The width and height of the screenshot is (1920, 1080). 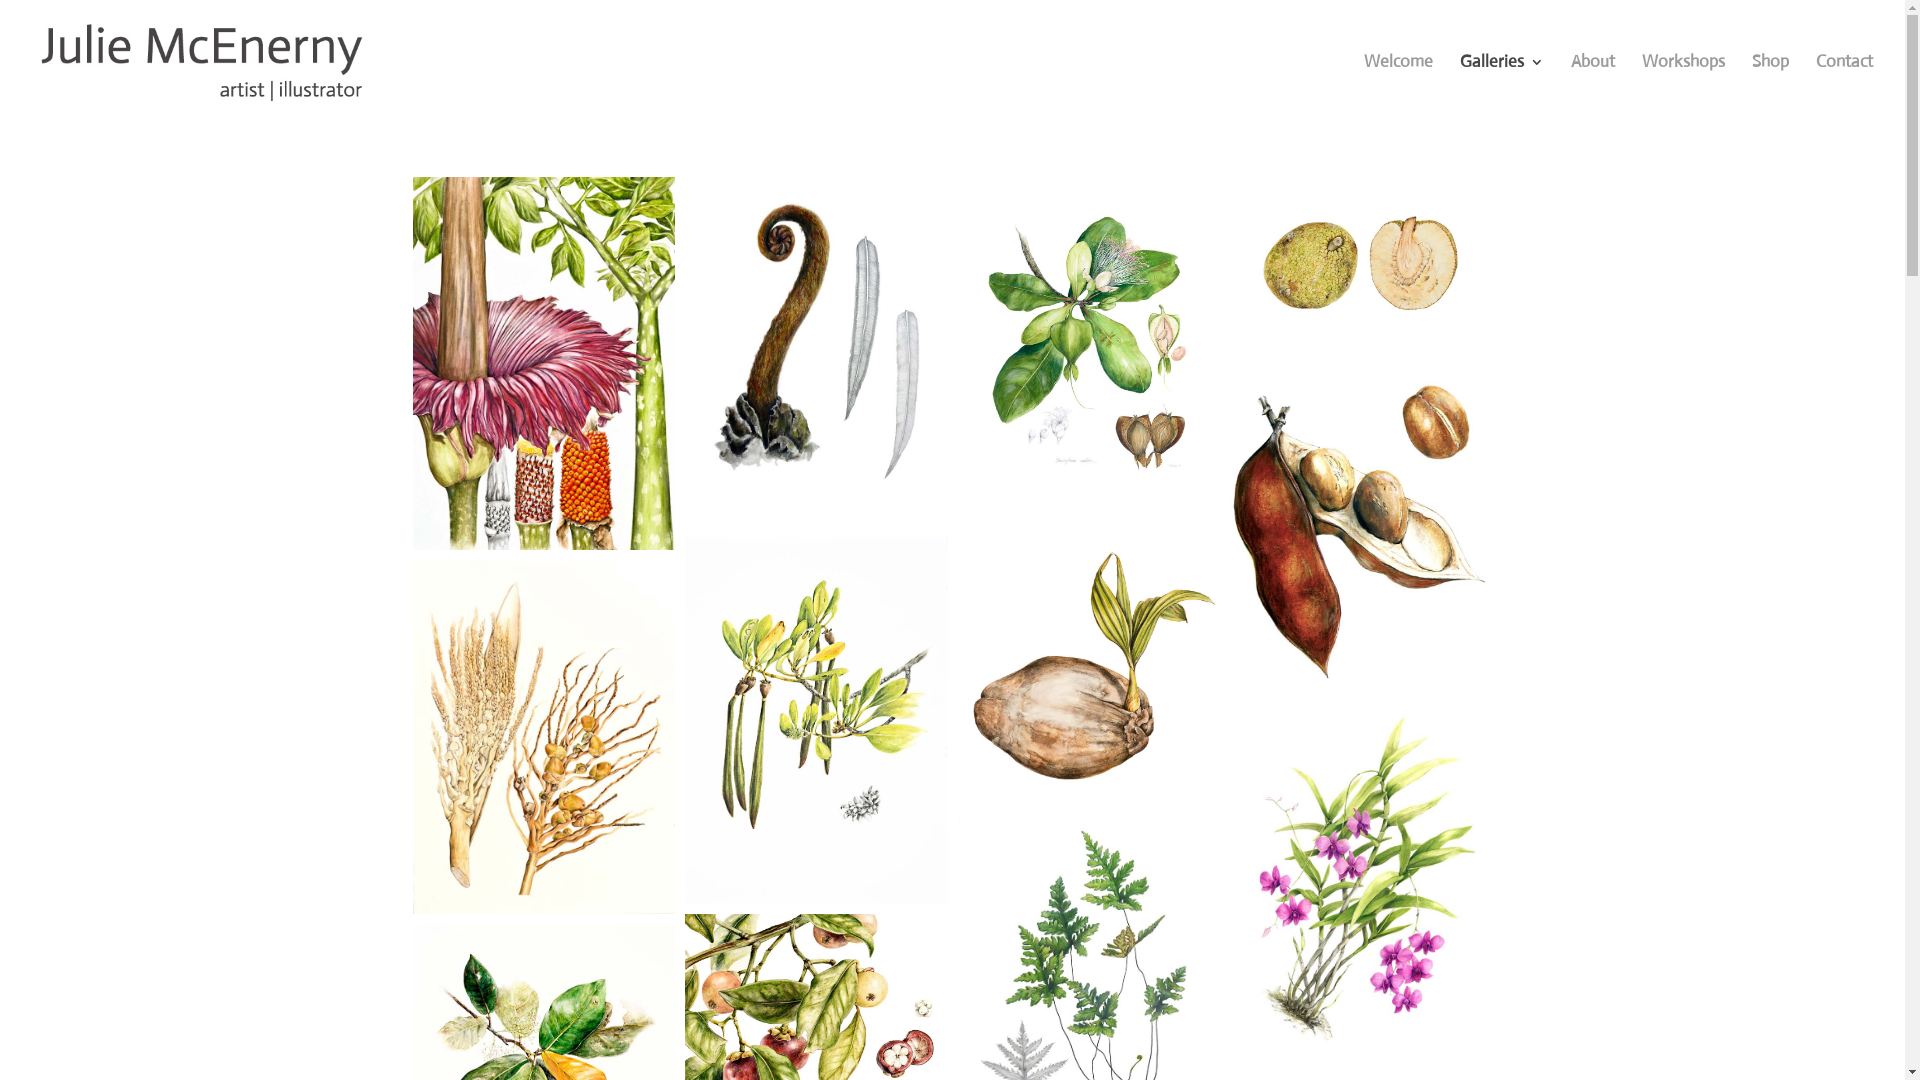 I want to click on 'Contact', so click(x=1815, y=88).